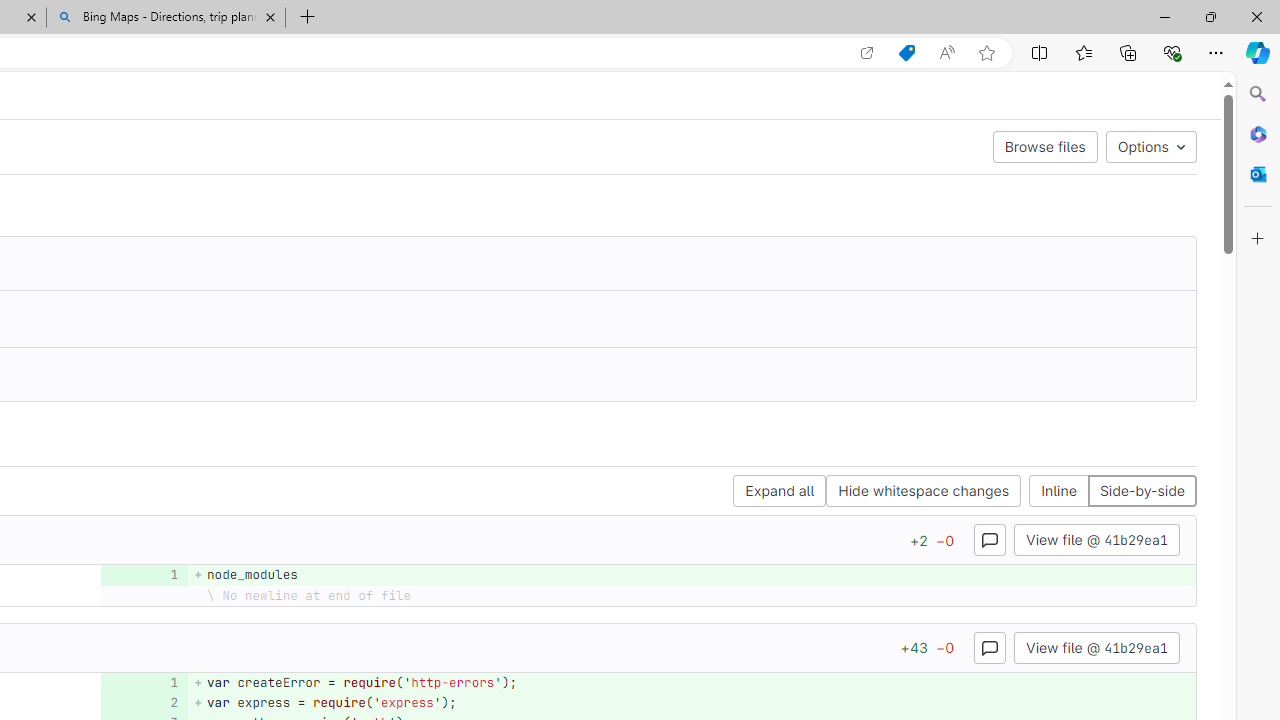 Image resolution: width=1280 pixels, height=720 pixels. What do you see at coordinates (1058, 491) in the screenshot?
I see `'Inline'` at bounding box center [1058, 491].